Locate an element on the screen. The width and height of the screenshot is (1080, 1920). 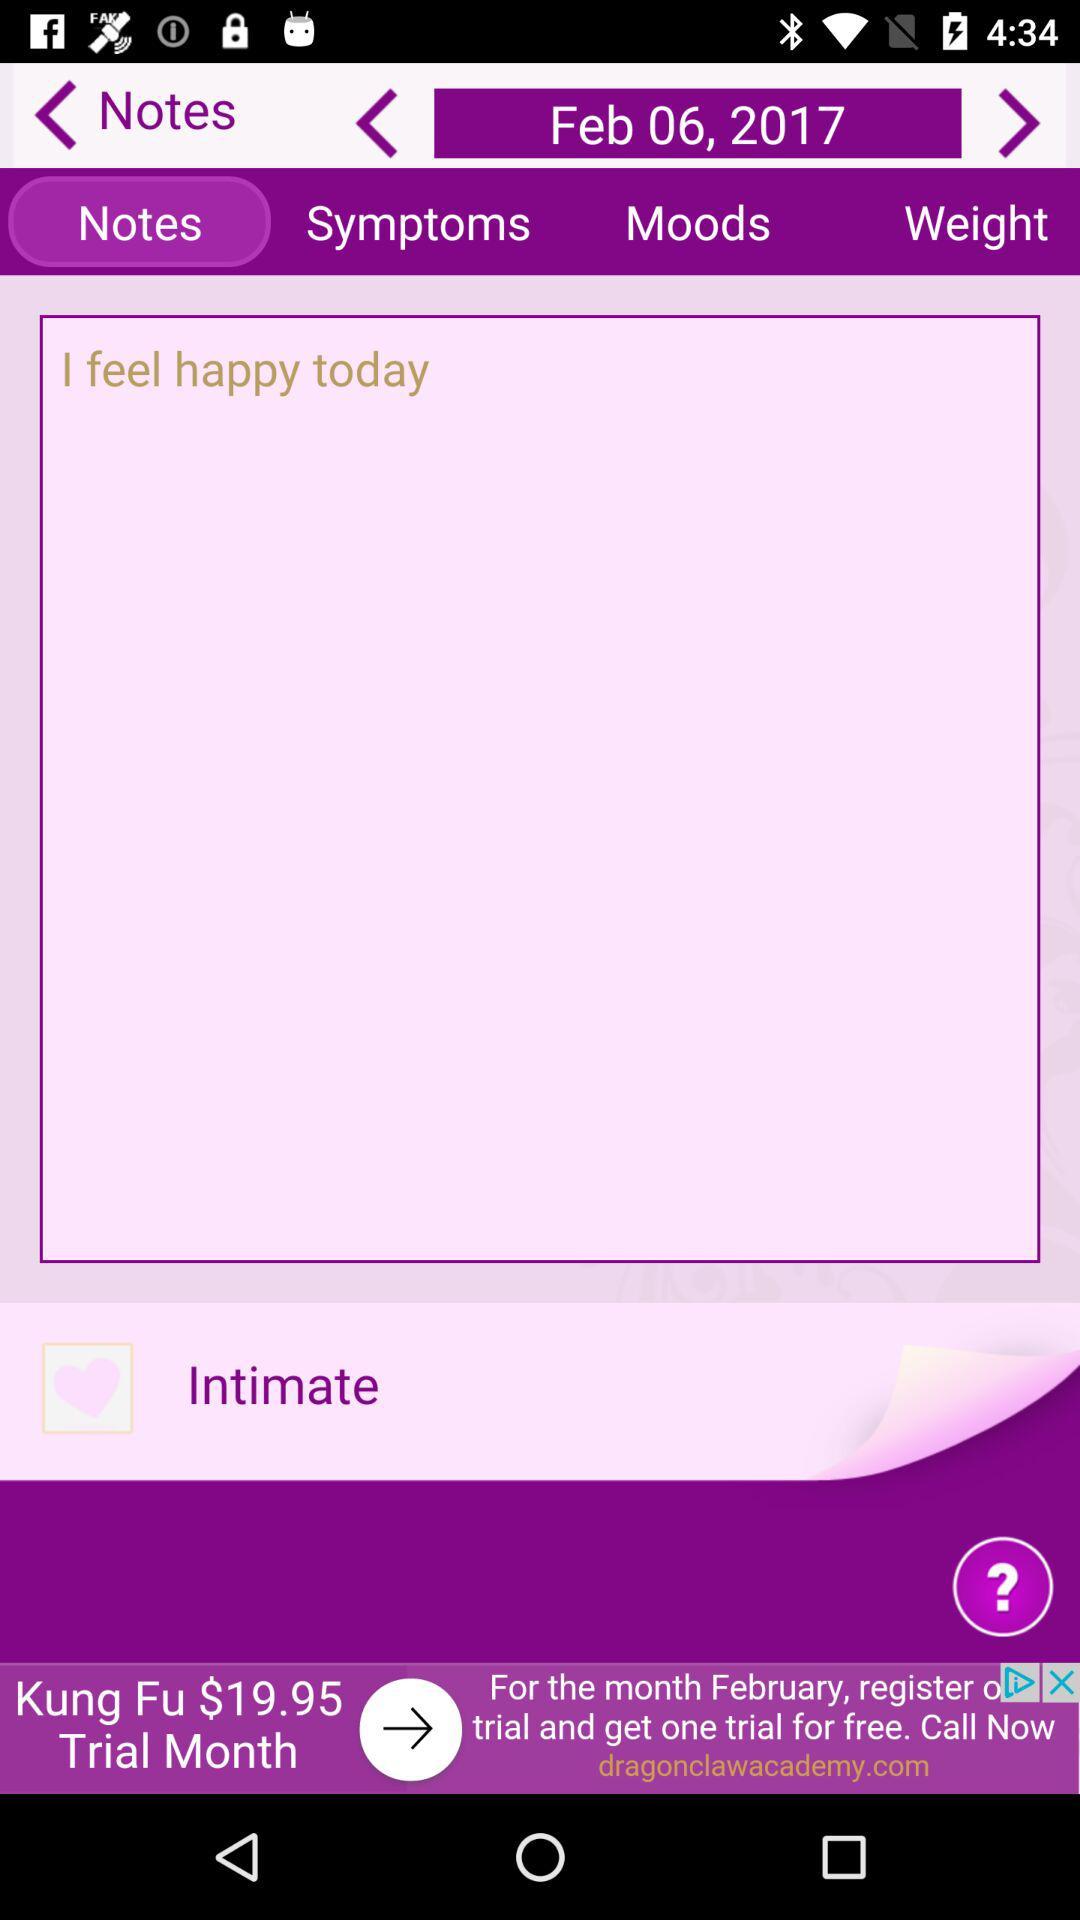
question symbol is located at coordinates (1003, 1584).